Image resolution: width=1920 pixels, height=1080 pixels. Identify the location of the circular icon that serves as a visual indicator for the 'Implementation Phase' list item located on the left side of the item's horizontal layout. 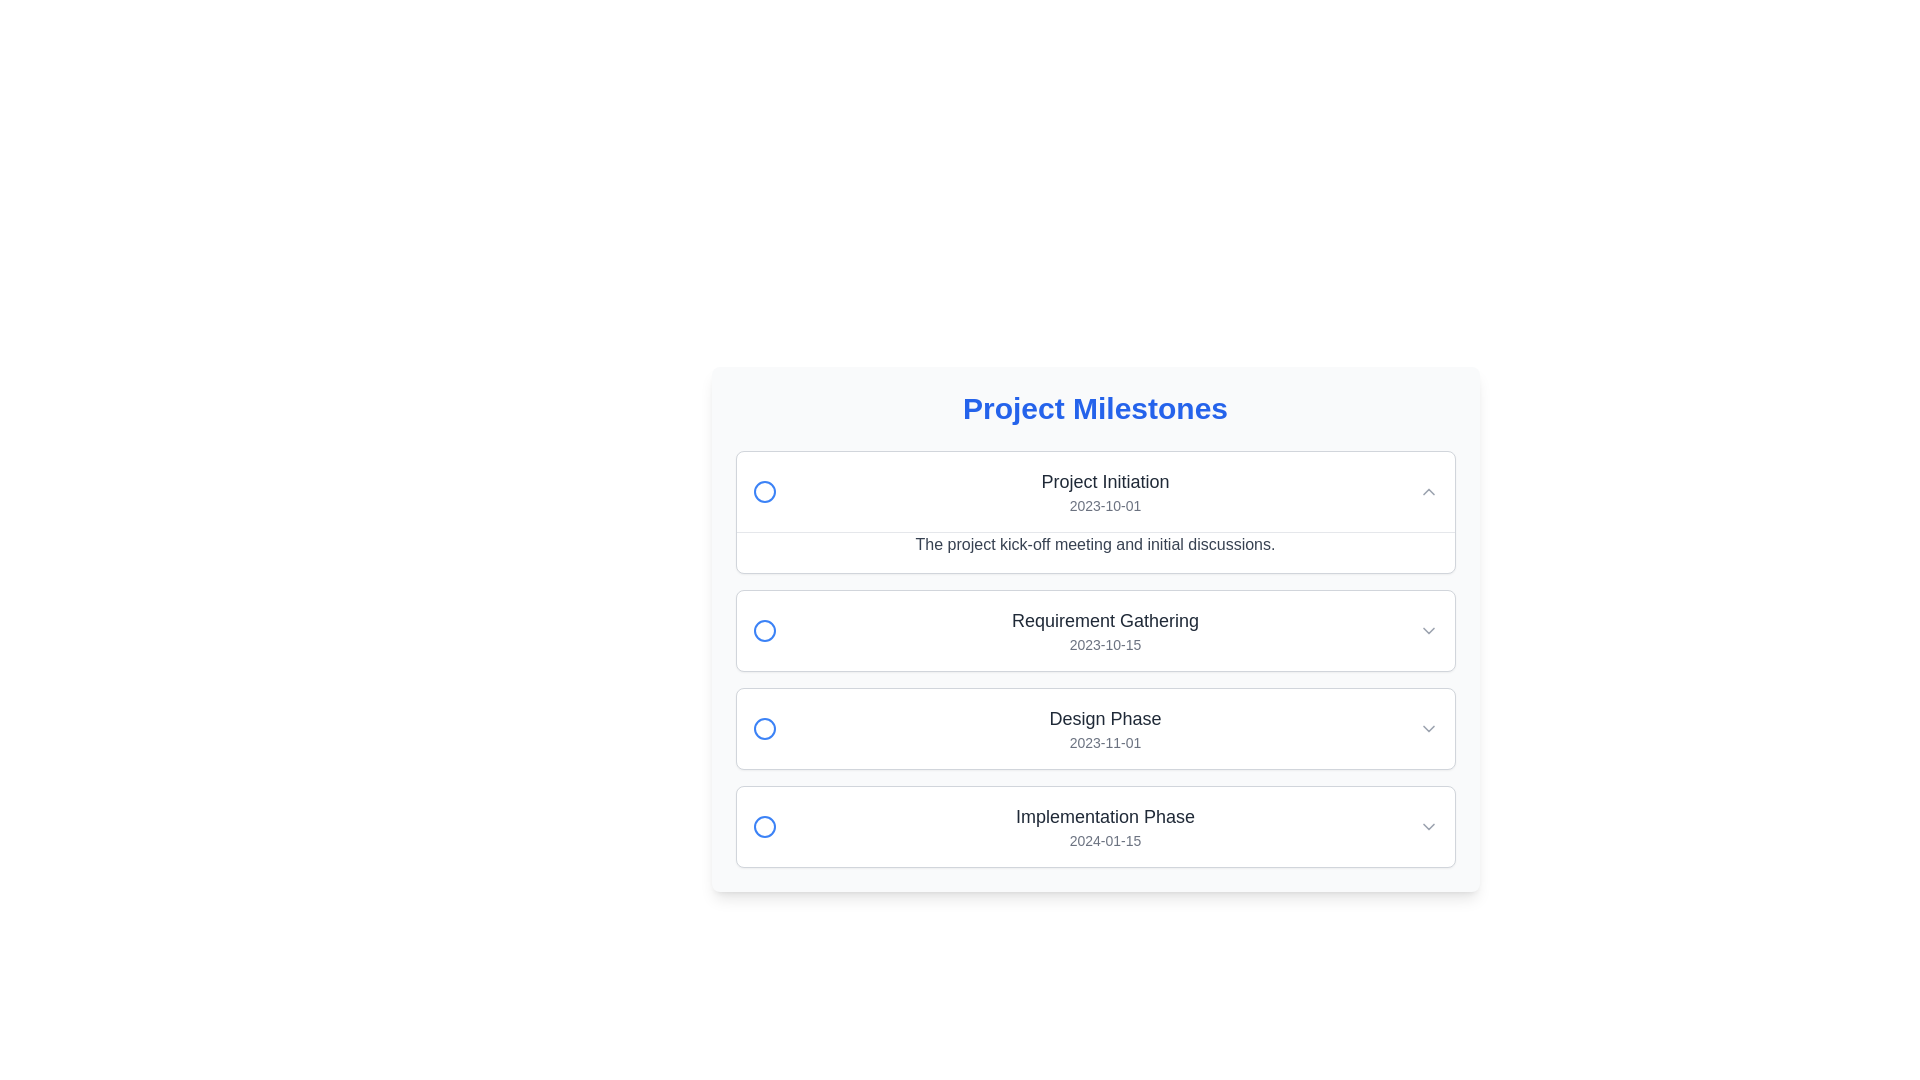
(763, 826).